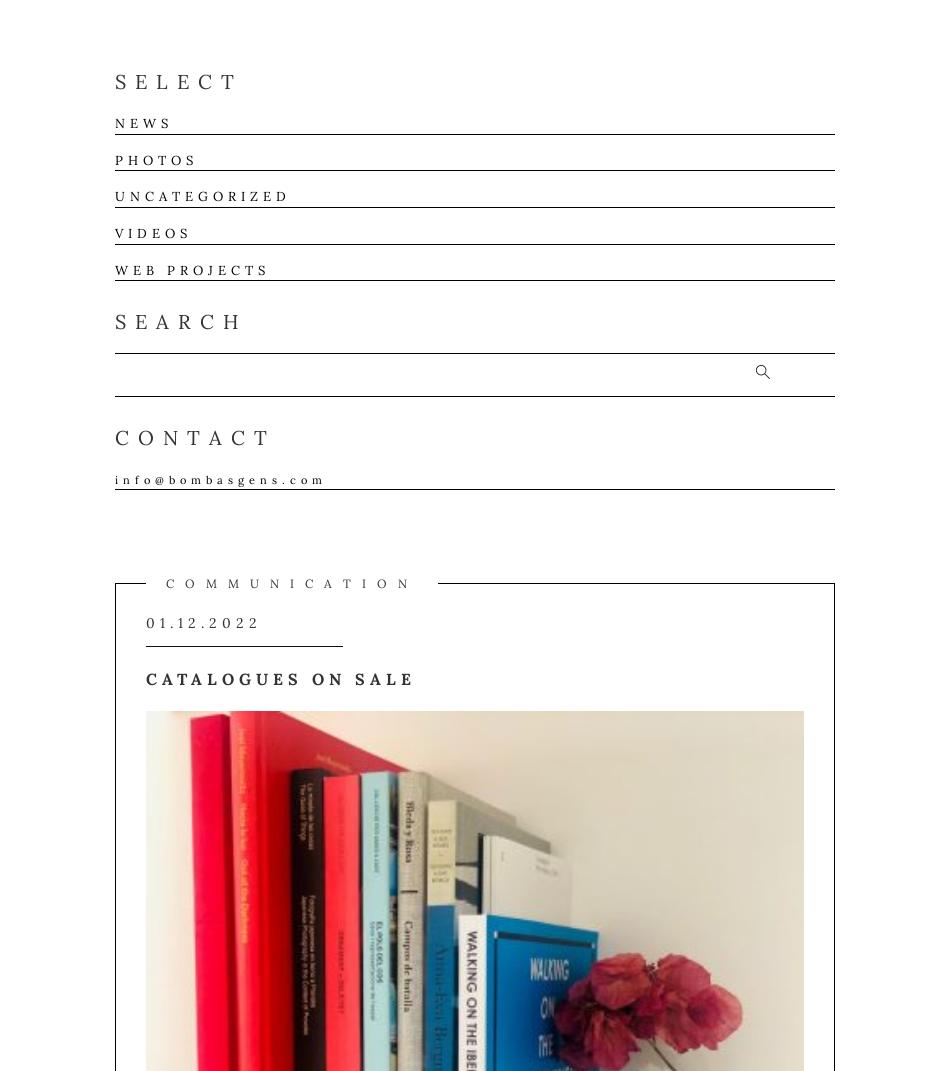 Image resolution: width=950 pixels, height=1071 pixels. I want to click on 'SEARCH', so click(181, 320).